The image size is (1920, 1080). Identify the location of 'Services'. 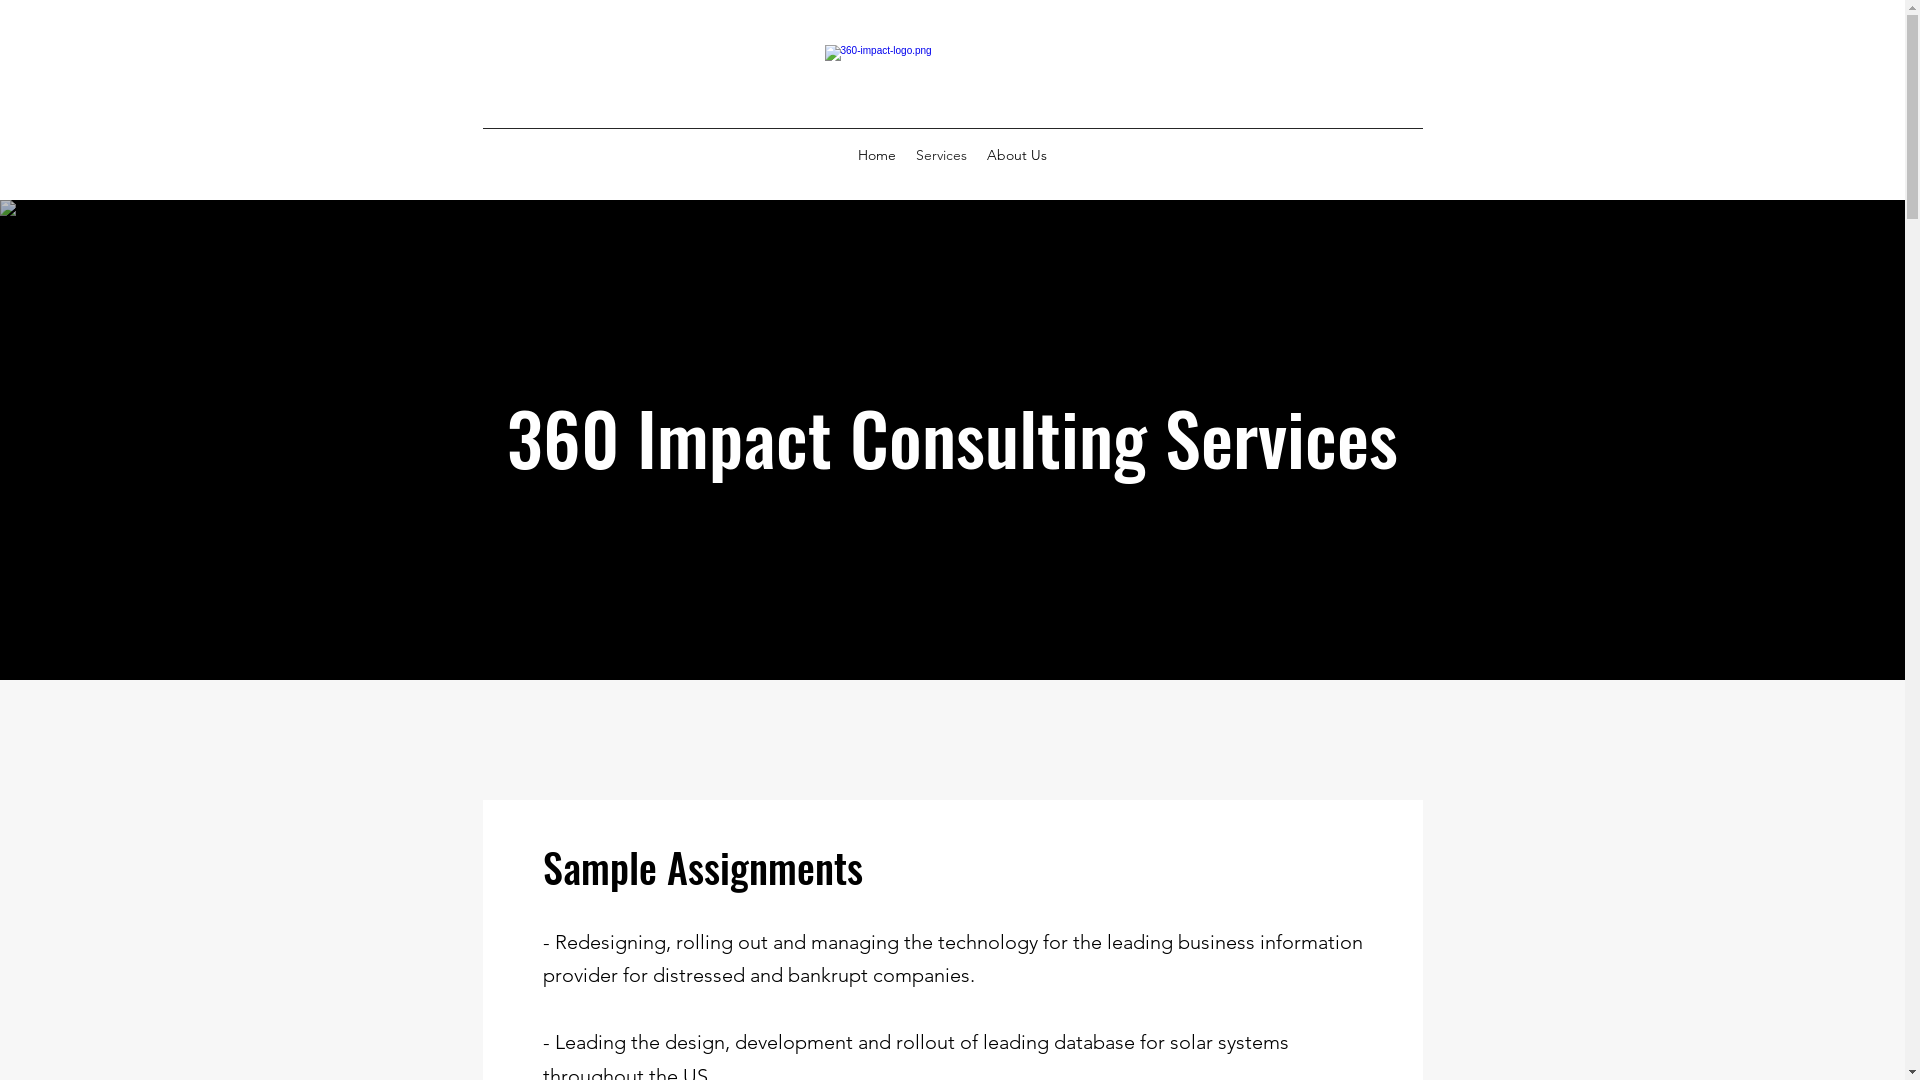
(940, 153).